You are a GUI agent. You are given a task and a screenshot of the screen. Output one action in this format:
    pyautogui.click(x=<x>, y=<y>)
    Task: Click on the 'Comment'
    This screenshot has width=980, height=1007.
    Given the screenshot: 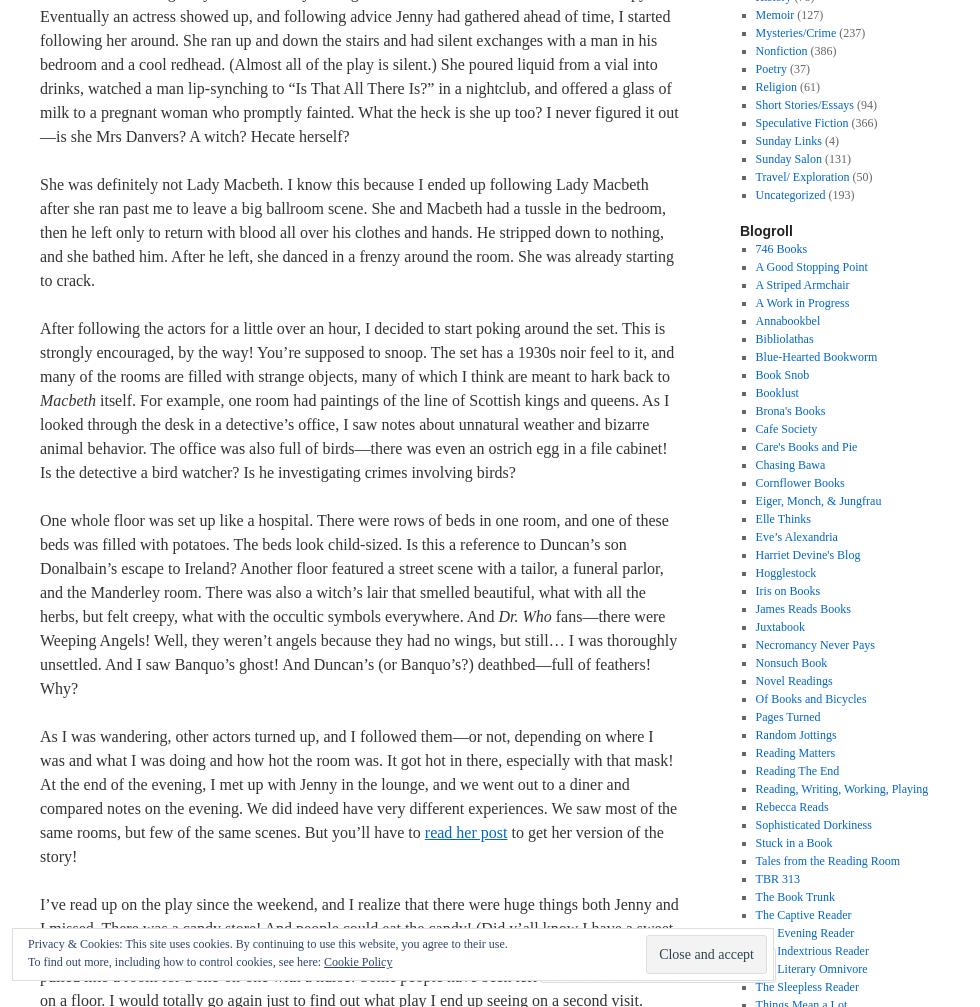 What is the action you would take?
    pyautogui.click(x=607, y=964)
    